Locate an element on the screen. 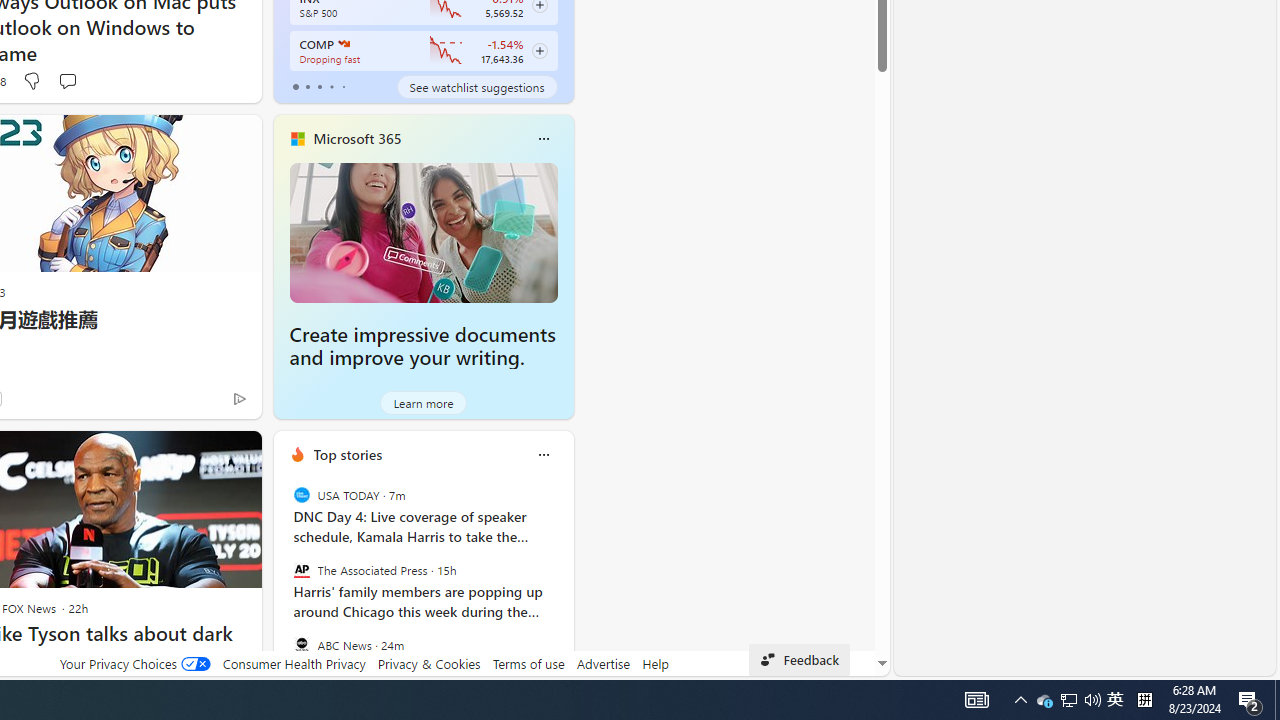  'The Associated Press' is located at coordinates (300, 570).